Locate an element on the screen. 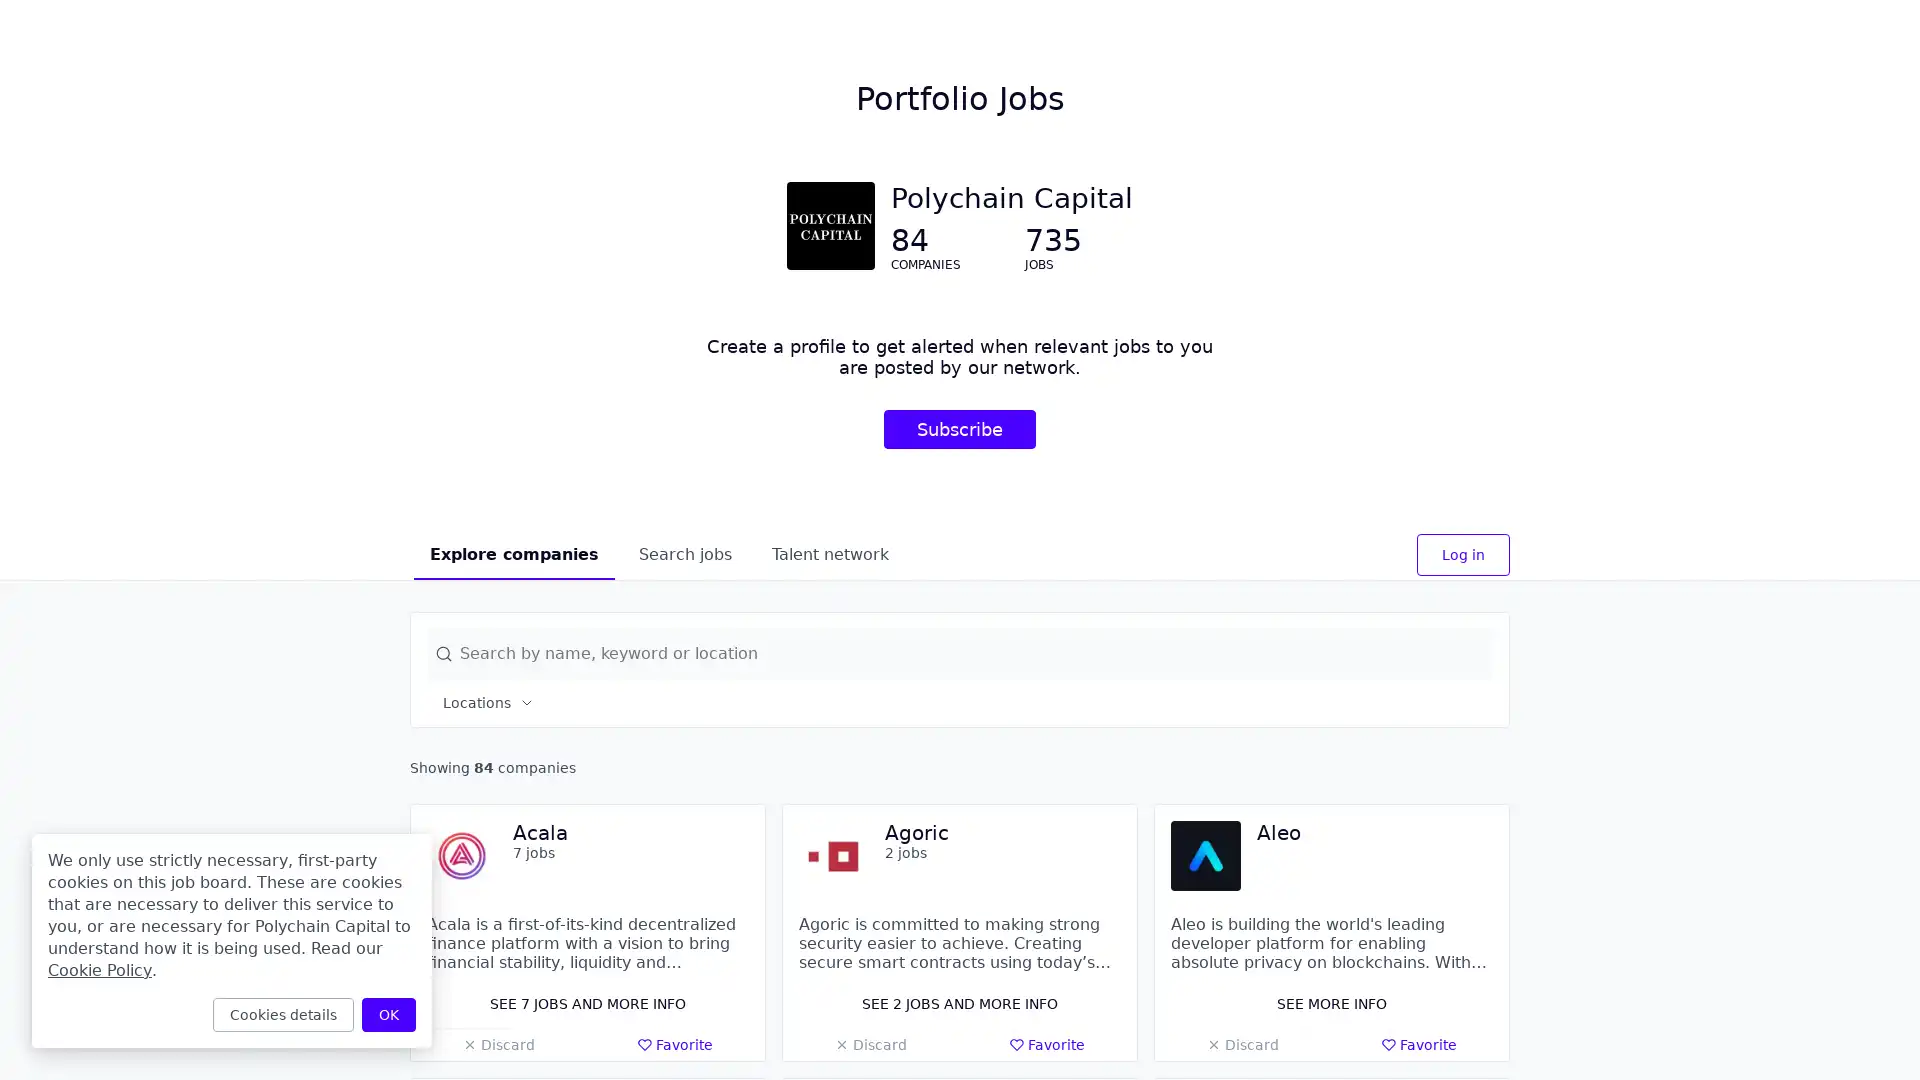  Discard is located at coordinates (870, 1044).